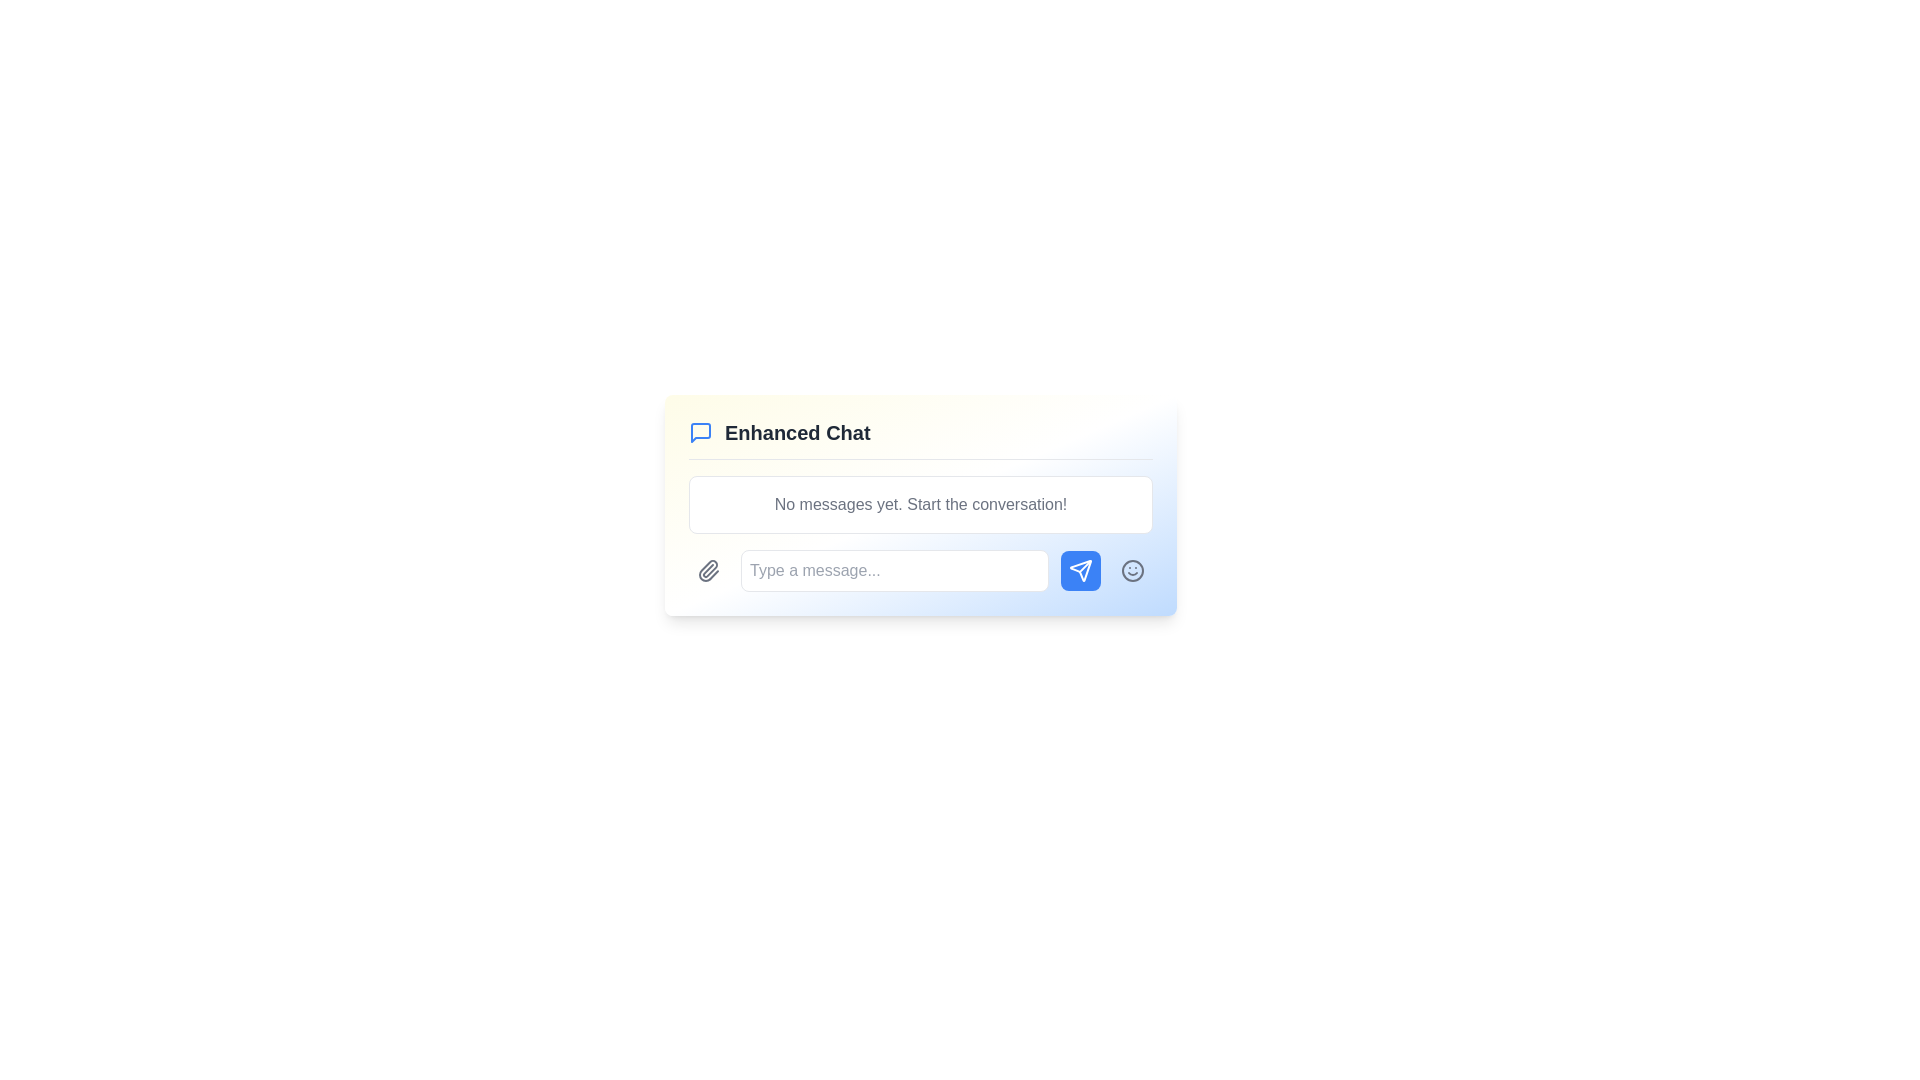 This screenshot has height=1080, width=1920. What do you see at coordinates (1079, 570) in the screenshot?
I see `the send message button located to the right of the text input field in the chat interface` at bounding box center [1079, 570].